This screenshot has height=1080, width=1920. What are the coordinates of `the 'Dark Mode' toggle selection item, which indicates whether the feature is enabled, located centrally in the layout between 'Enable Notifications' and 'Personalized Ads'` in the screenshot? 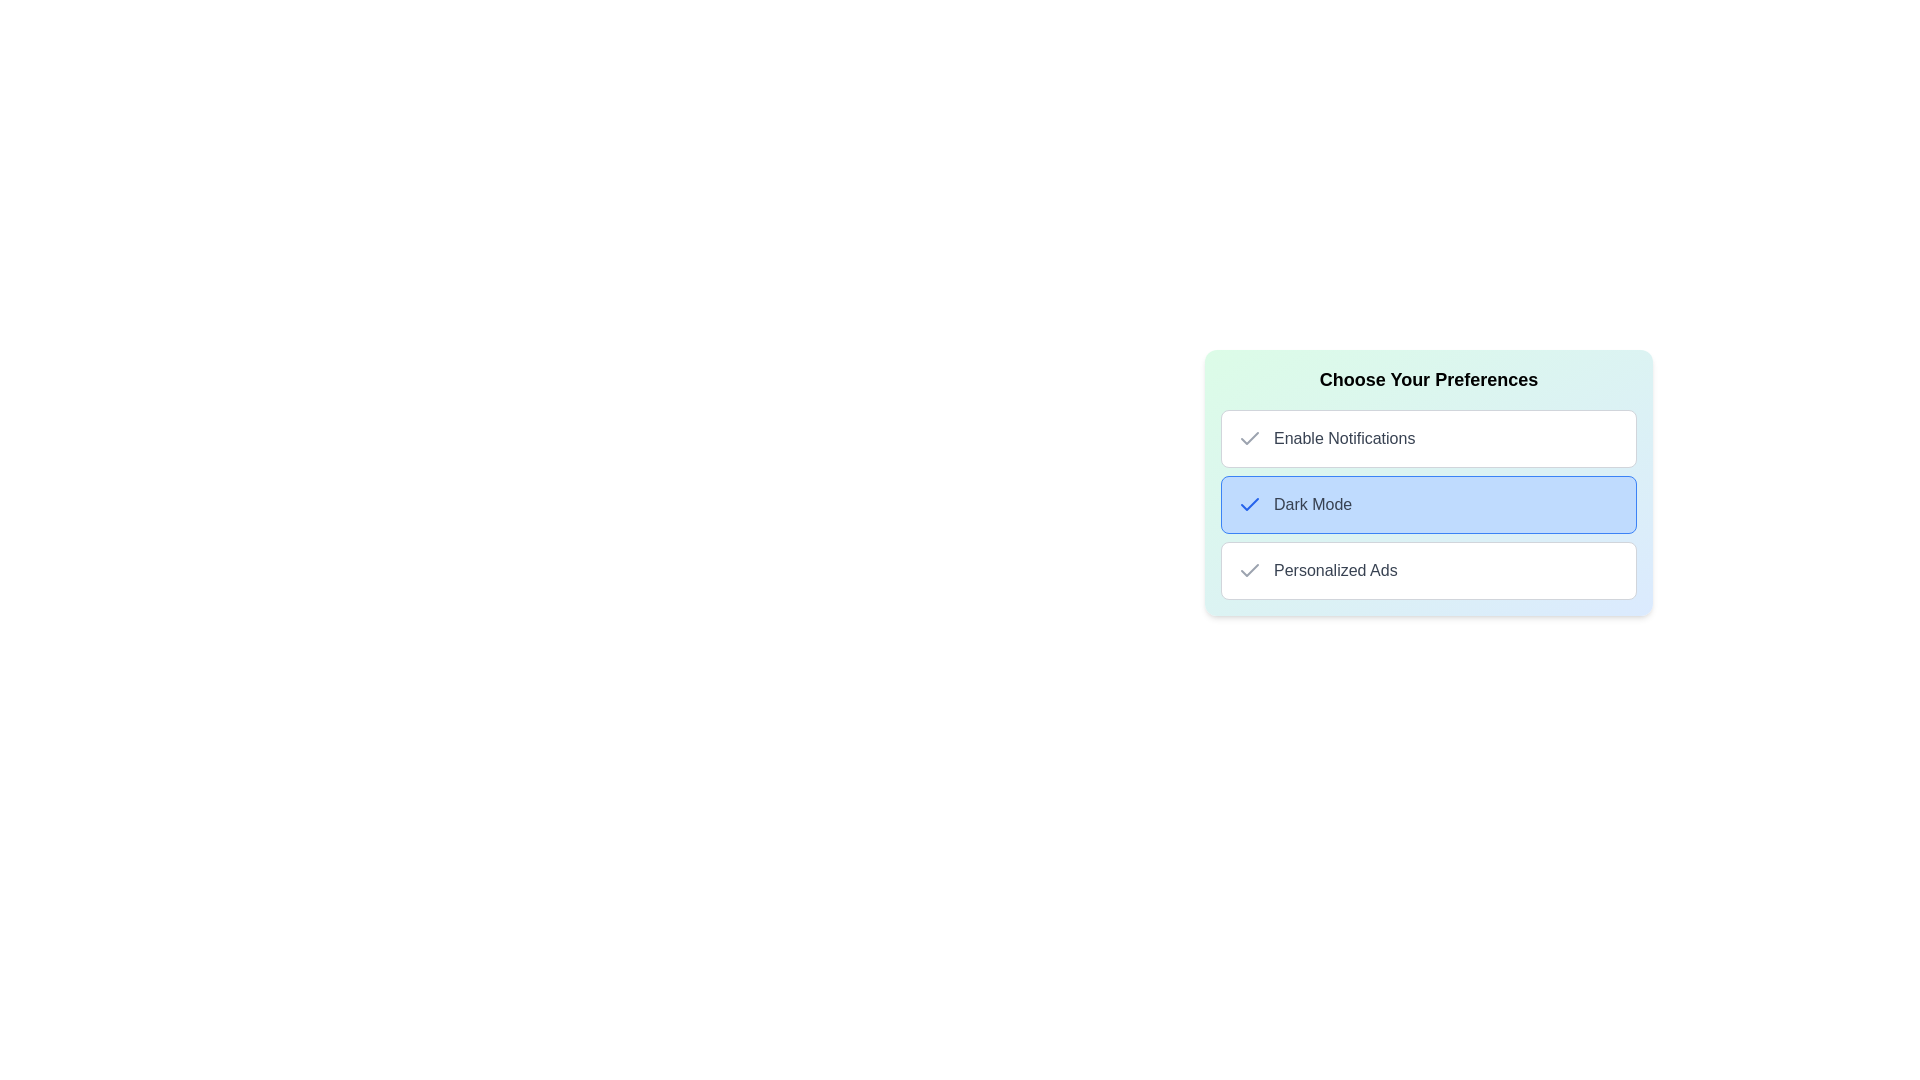 It's located at (1428, 504).